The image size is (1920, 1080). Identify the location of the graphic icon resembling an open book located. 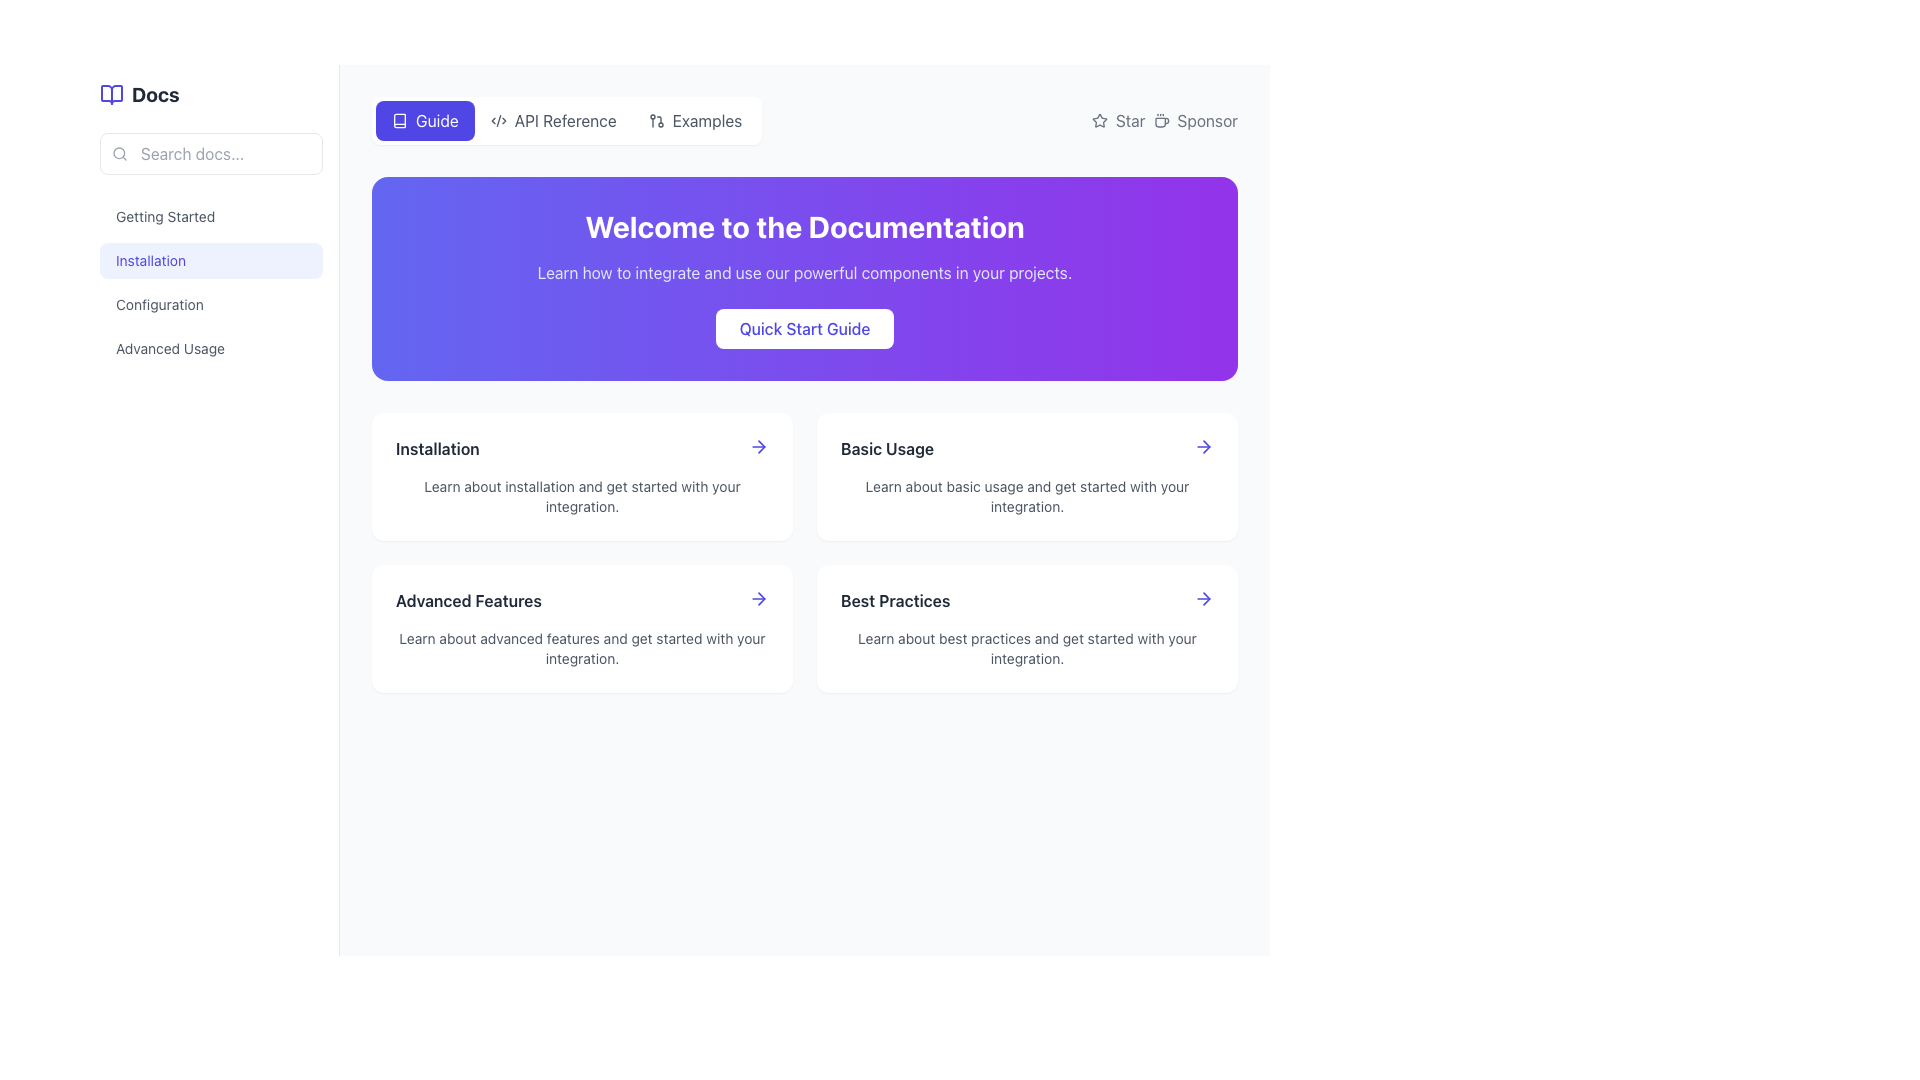
(399, 120).